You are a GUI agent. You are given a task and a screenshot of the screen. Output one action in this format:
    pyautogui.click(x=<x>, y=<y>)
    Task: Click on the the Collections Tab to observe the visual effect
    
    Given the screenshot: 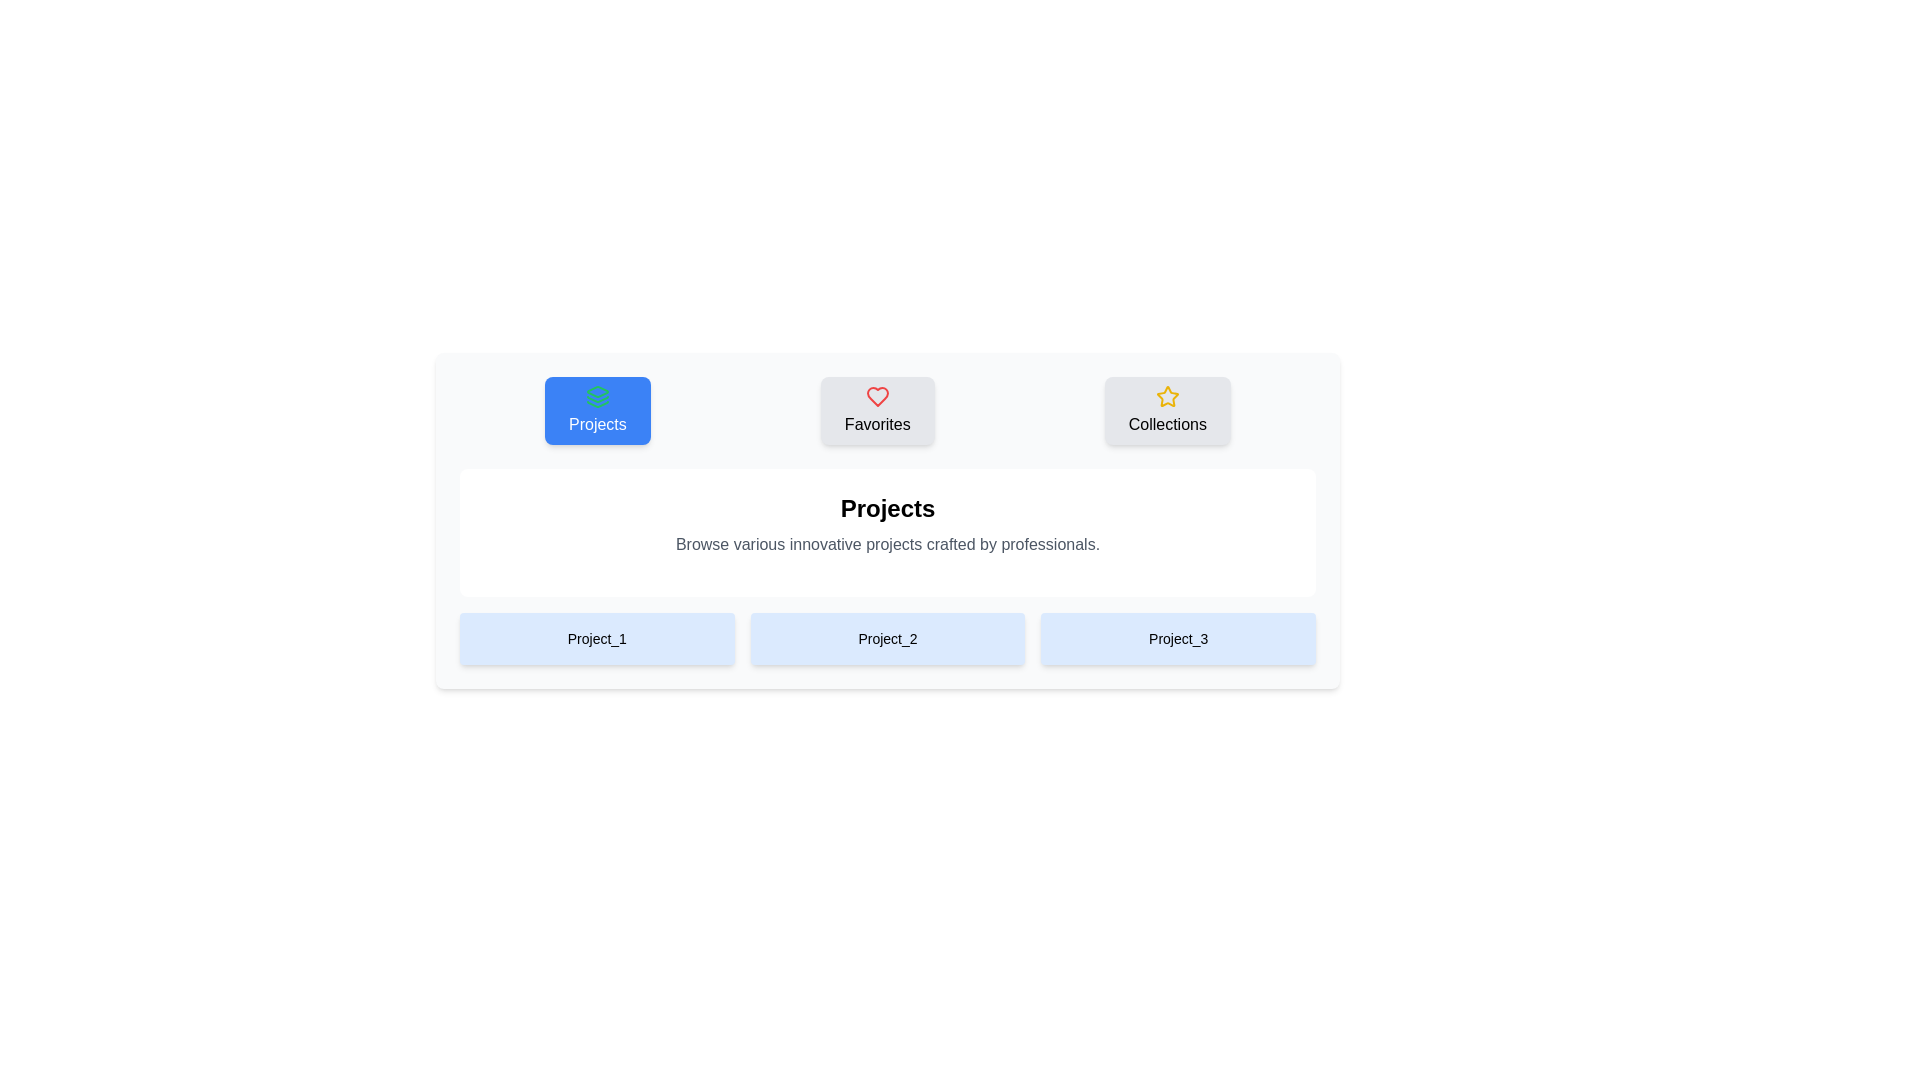 What is the action you would take?
    pyautogui.click(x=1167, y=410)
    